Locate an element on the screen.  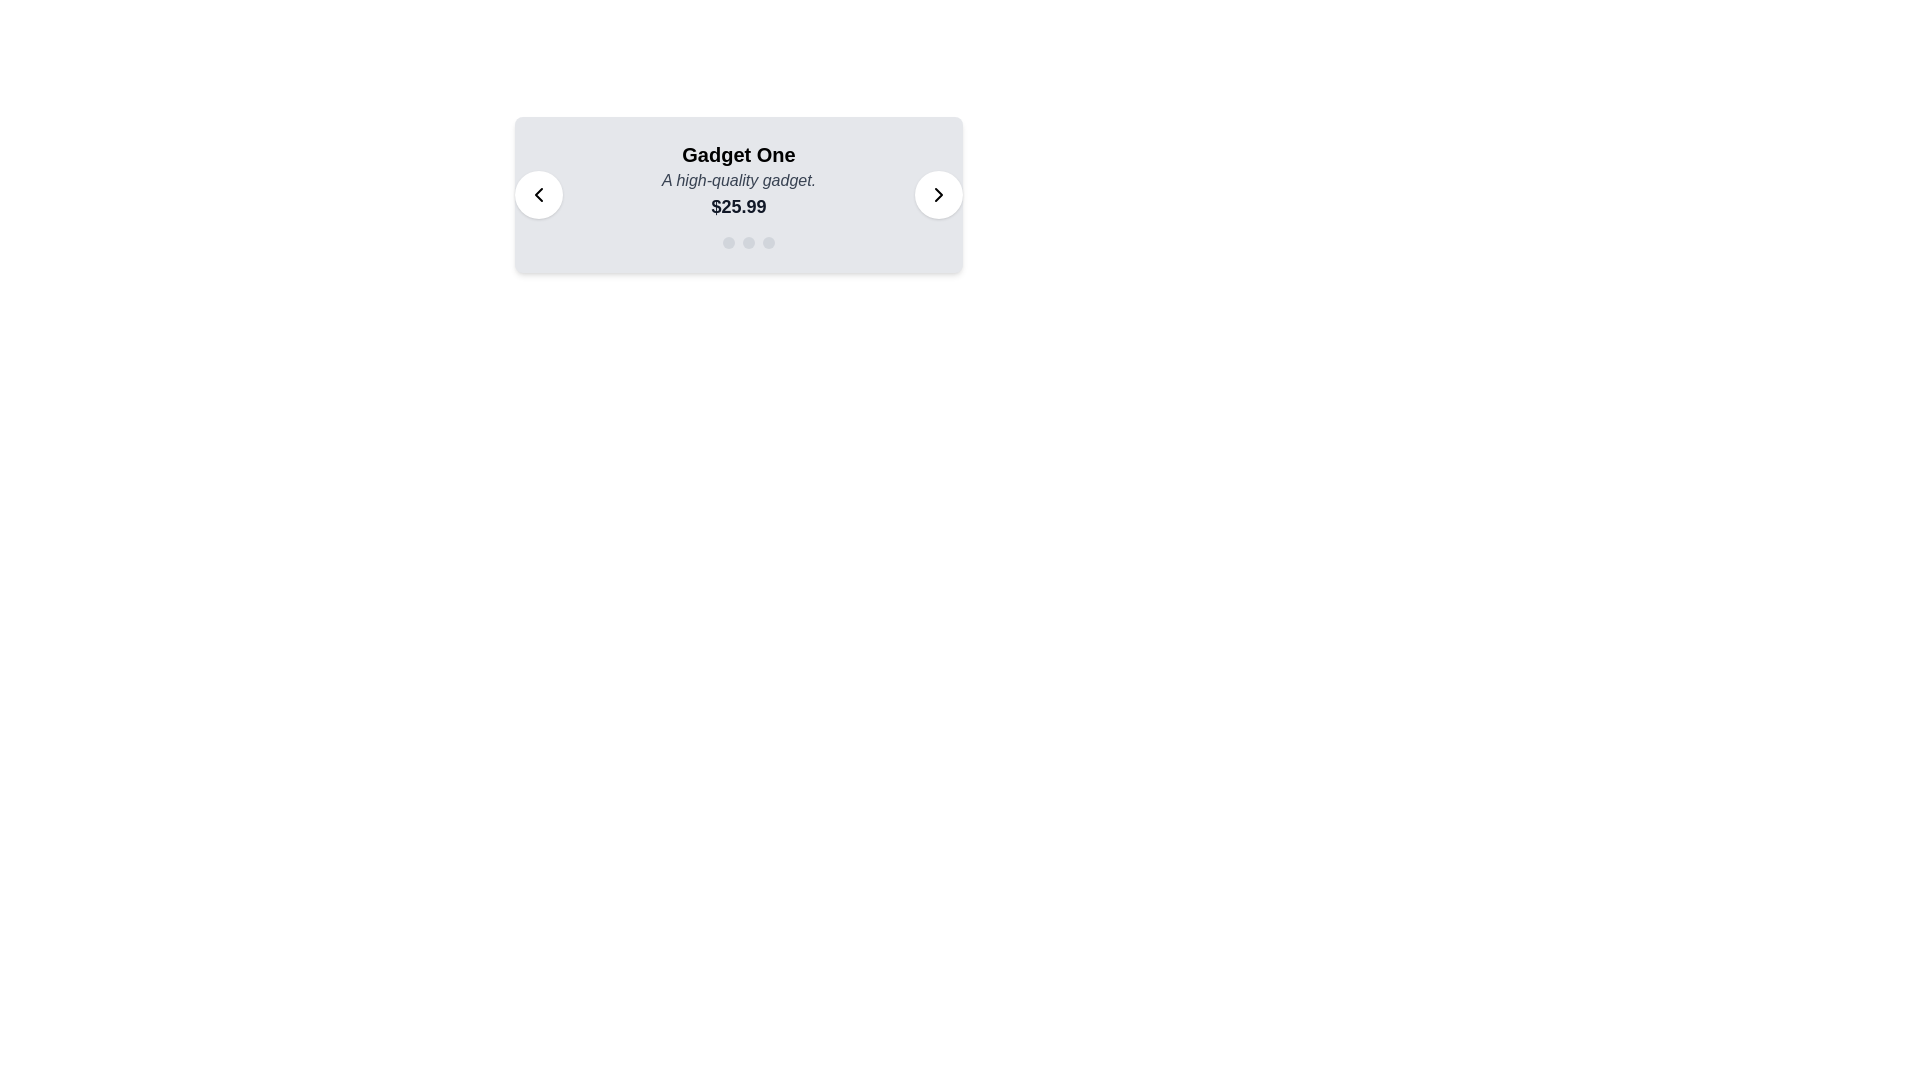
the circular button with a right-pointing chevron inside it, located to the right of the 'Gadget One' text and price information is located at coordinates (938, 195).